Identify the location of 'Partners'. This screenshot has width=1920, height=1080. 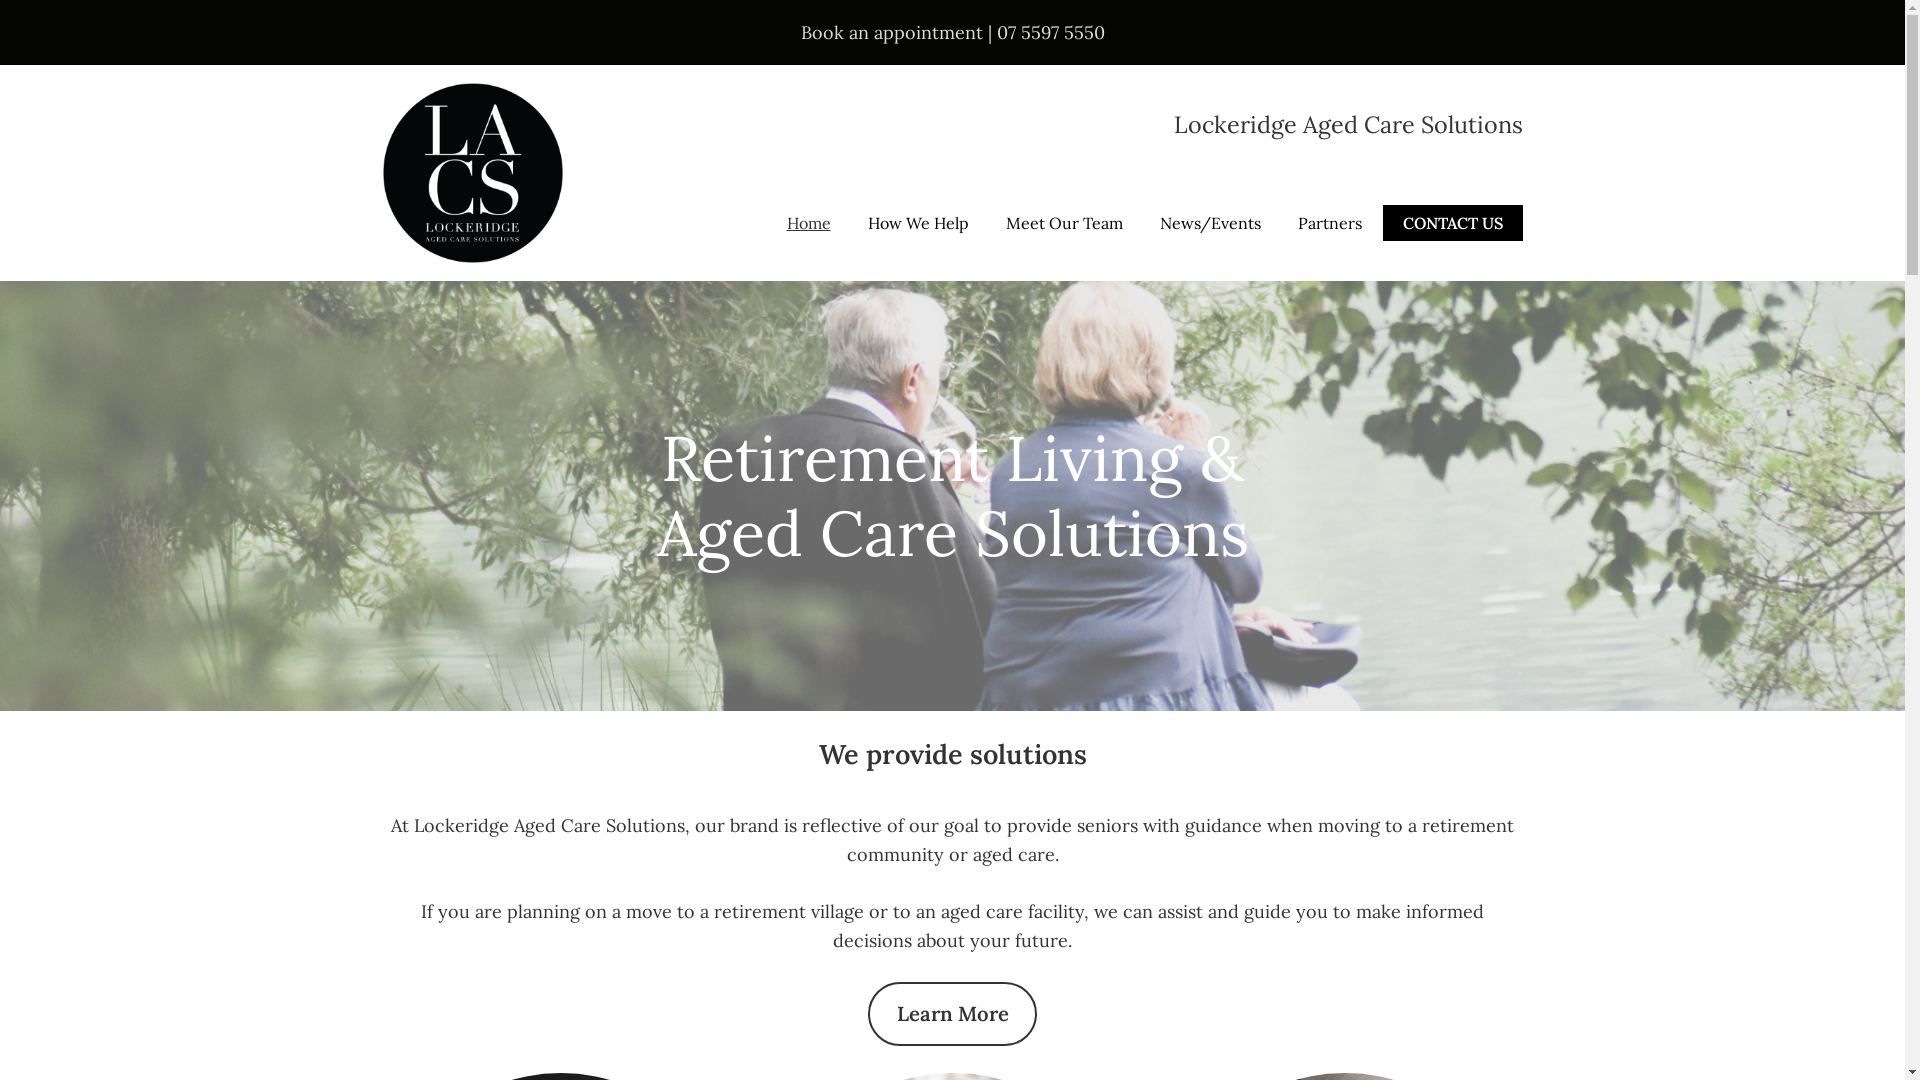
(1329, 223).